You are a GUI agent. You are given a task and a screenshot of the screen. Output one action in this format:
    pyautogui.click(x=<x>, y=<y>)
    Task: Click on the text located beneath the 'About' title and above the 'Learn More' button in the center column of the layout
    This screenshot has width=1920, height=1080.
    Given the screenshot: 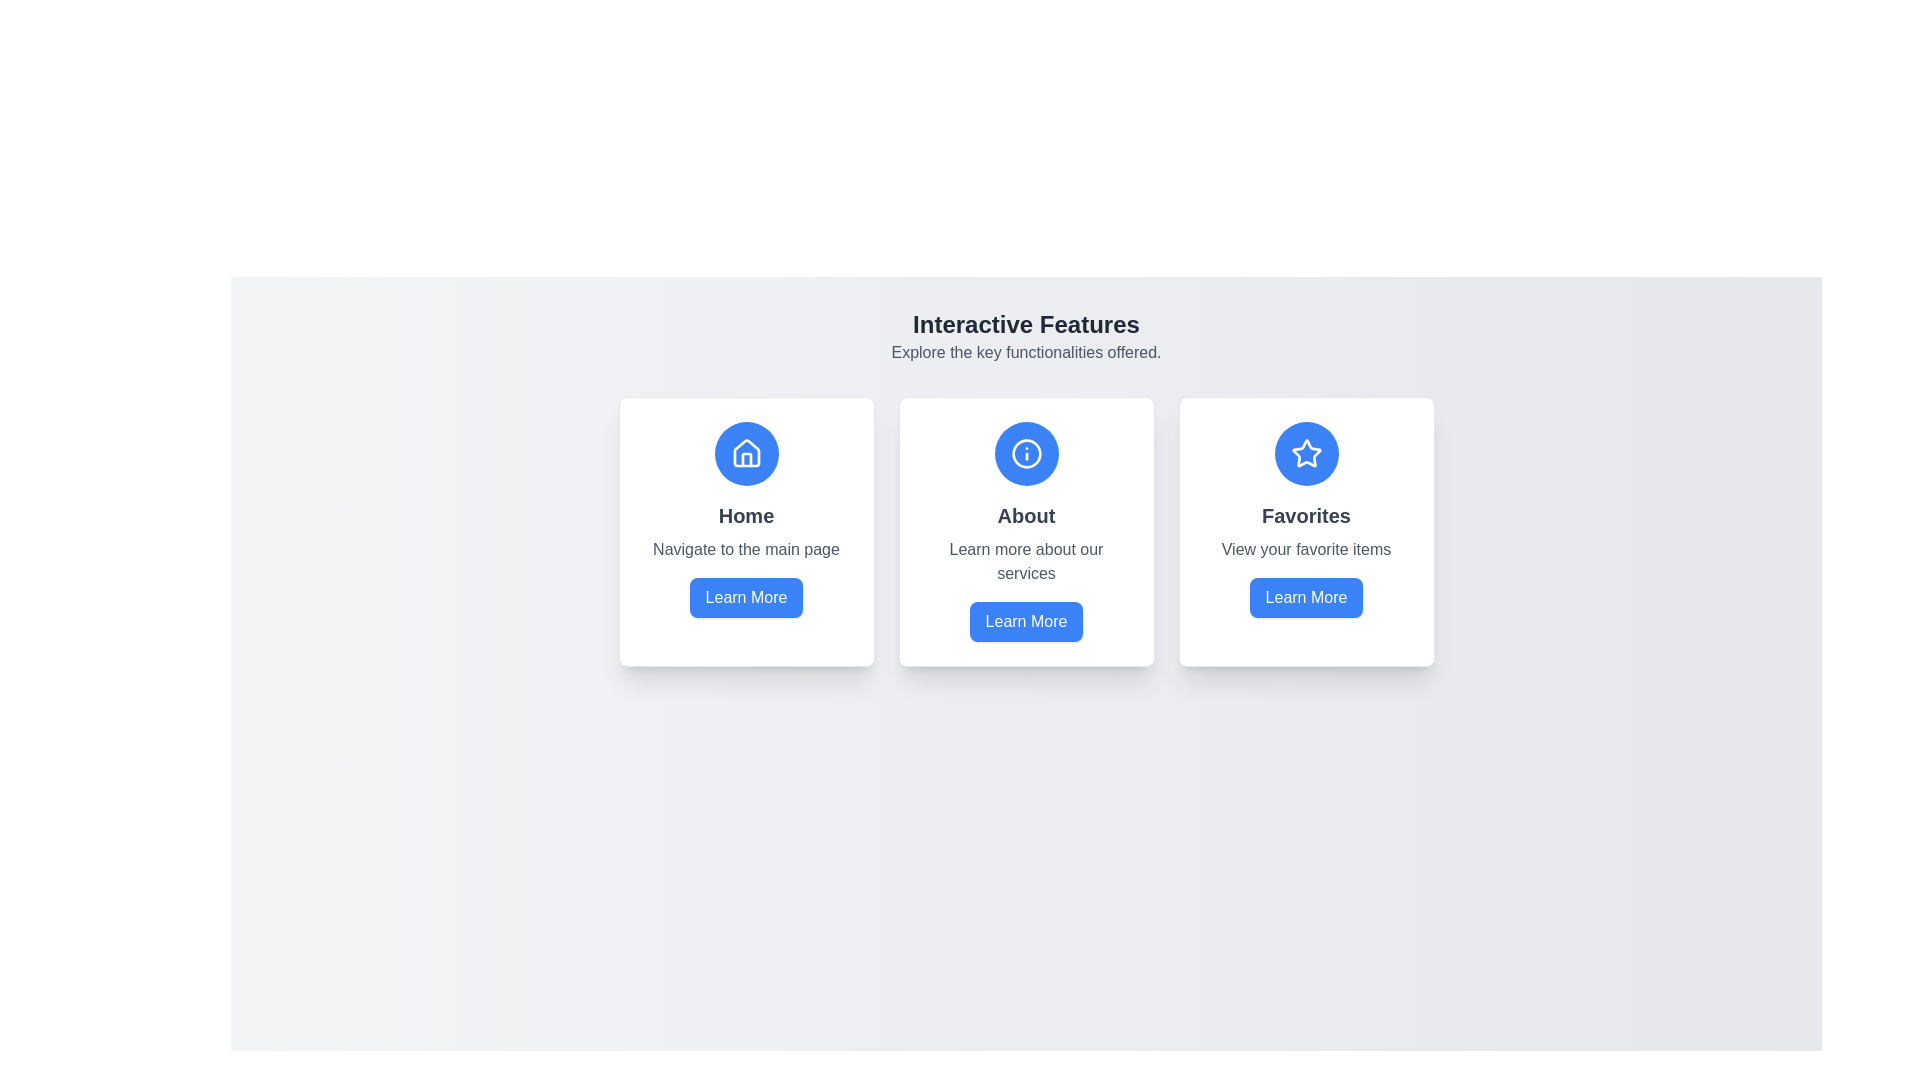 What is the action you would take?
    pyautogui.click(x=1026, y=562)
    